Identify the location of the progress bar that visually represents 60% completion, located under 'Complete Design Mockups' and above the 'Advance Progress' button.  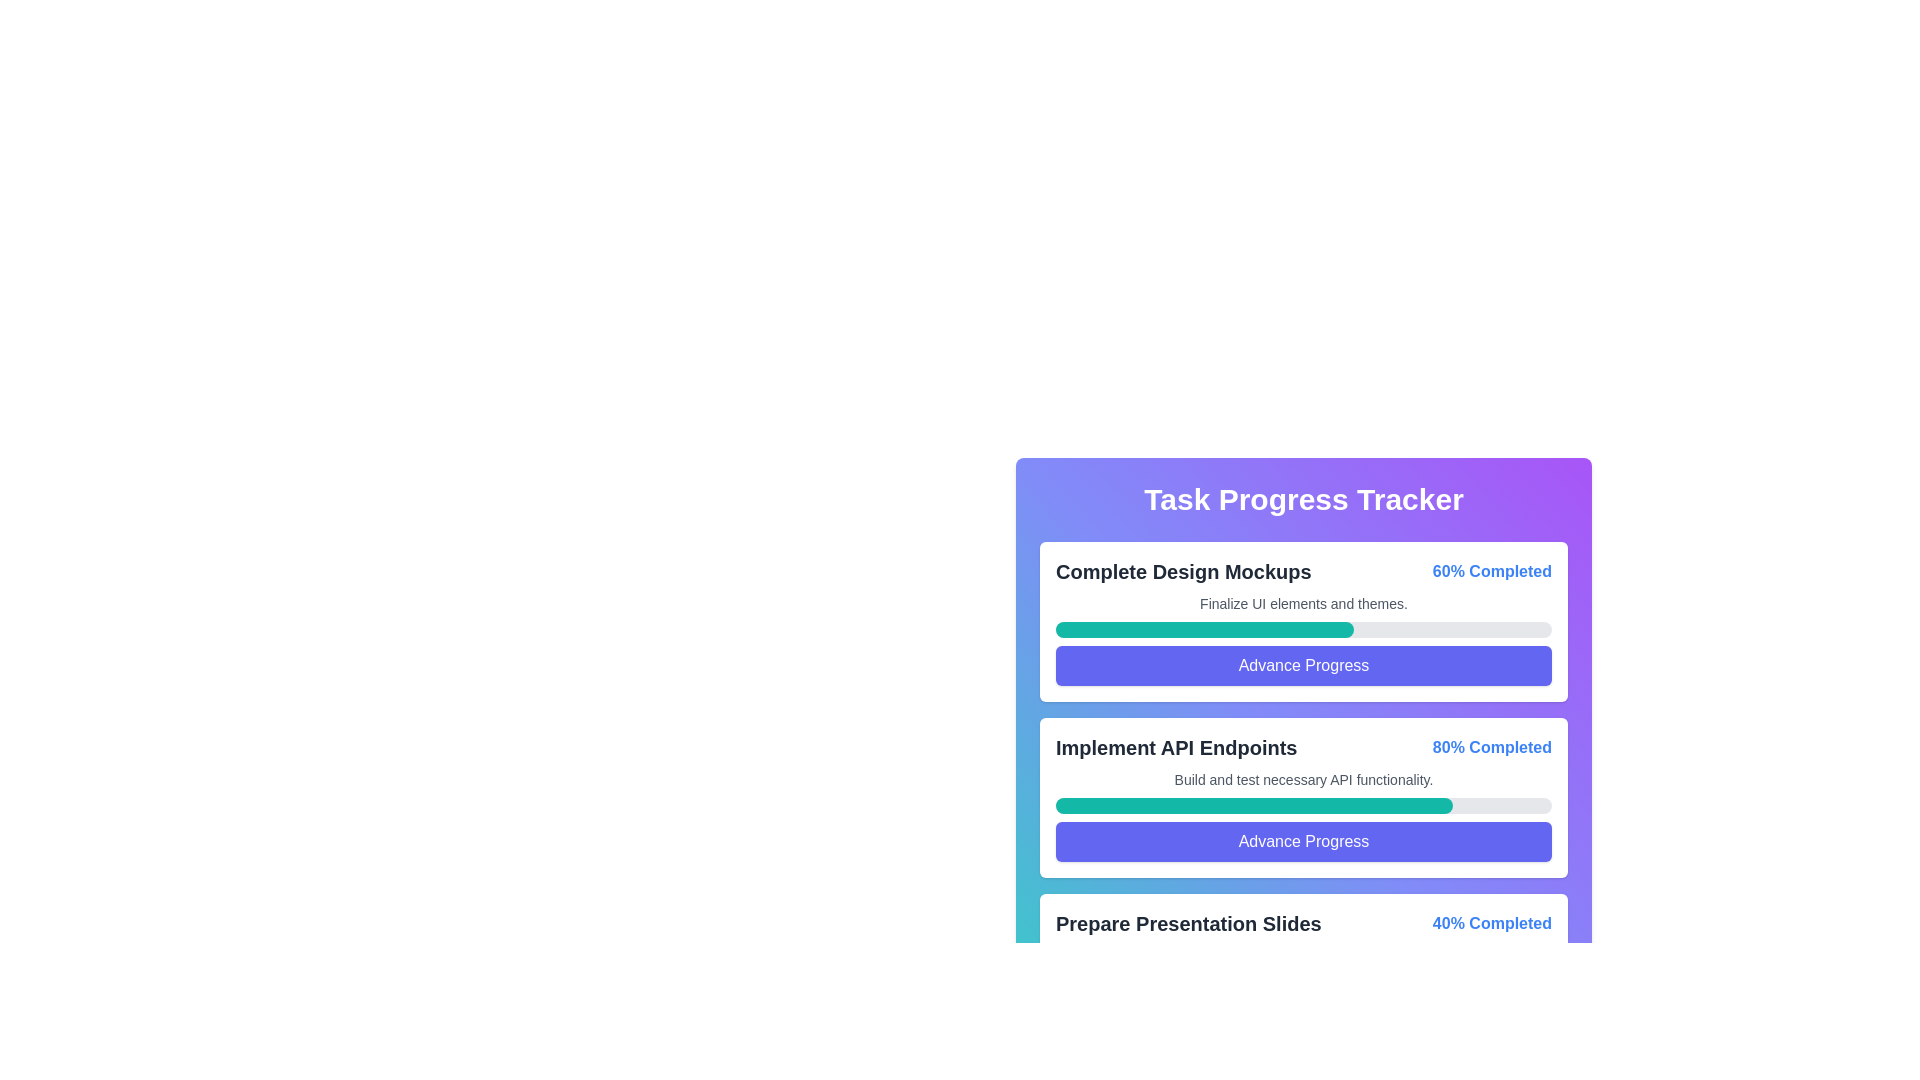
(1304, 628).